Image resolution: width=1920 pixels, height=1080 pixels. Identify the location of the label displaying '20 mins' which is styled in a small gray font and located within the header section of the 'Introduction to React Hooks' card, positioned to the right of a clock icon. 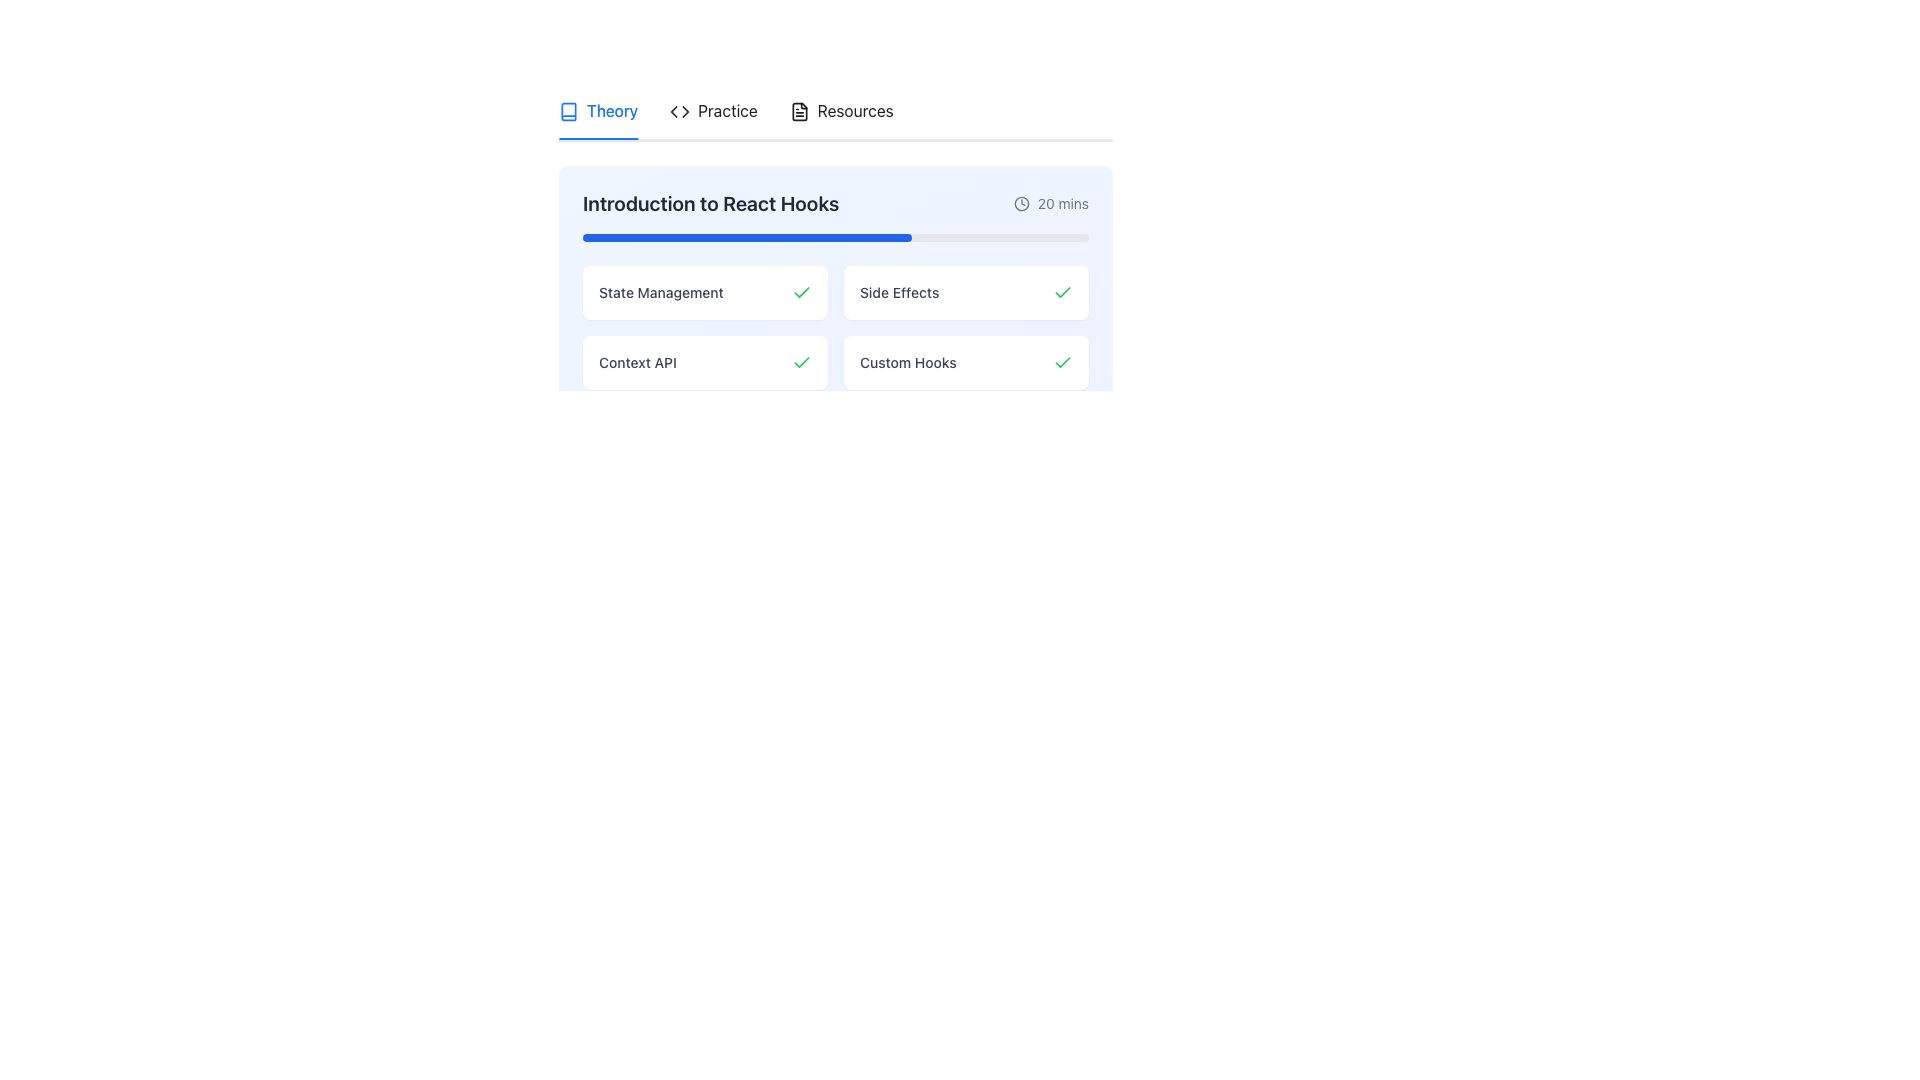
(1062, 204).